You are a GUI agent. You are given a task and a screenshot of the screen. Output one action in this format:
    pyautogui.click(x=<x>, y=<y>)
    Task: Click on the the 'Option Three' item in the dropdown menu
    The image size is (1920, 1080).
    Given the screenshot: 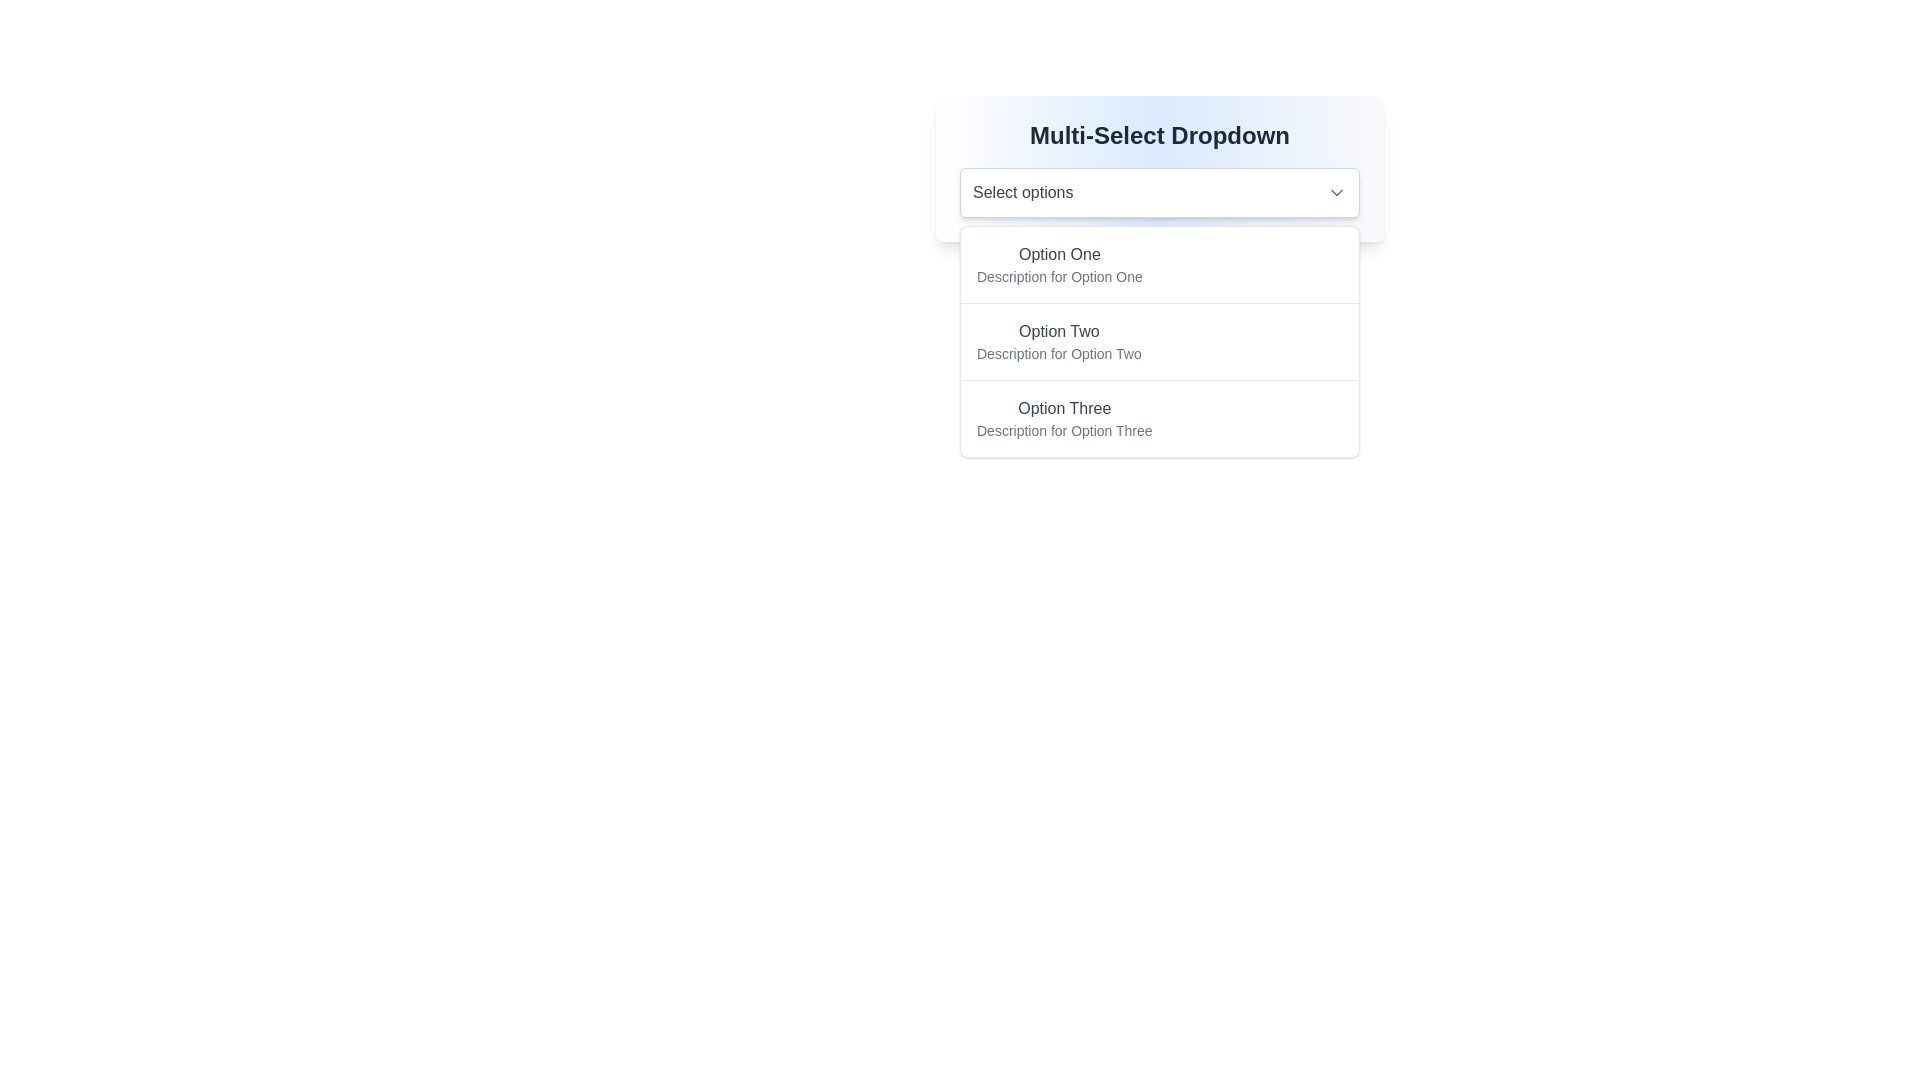 What is the action you would take?
    pyautogui.click(x=1160, y=416)
    